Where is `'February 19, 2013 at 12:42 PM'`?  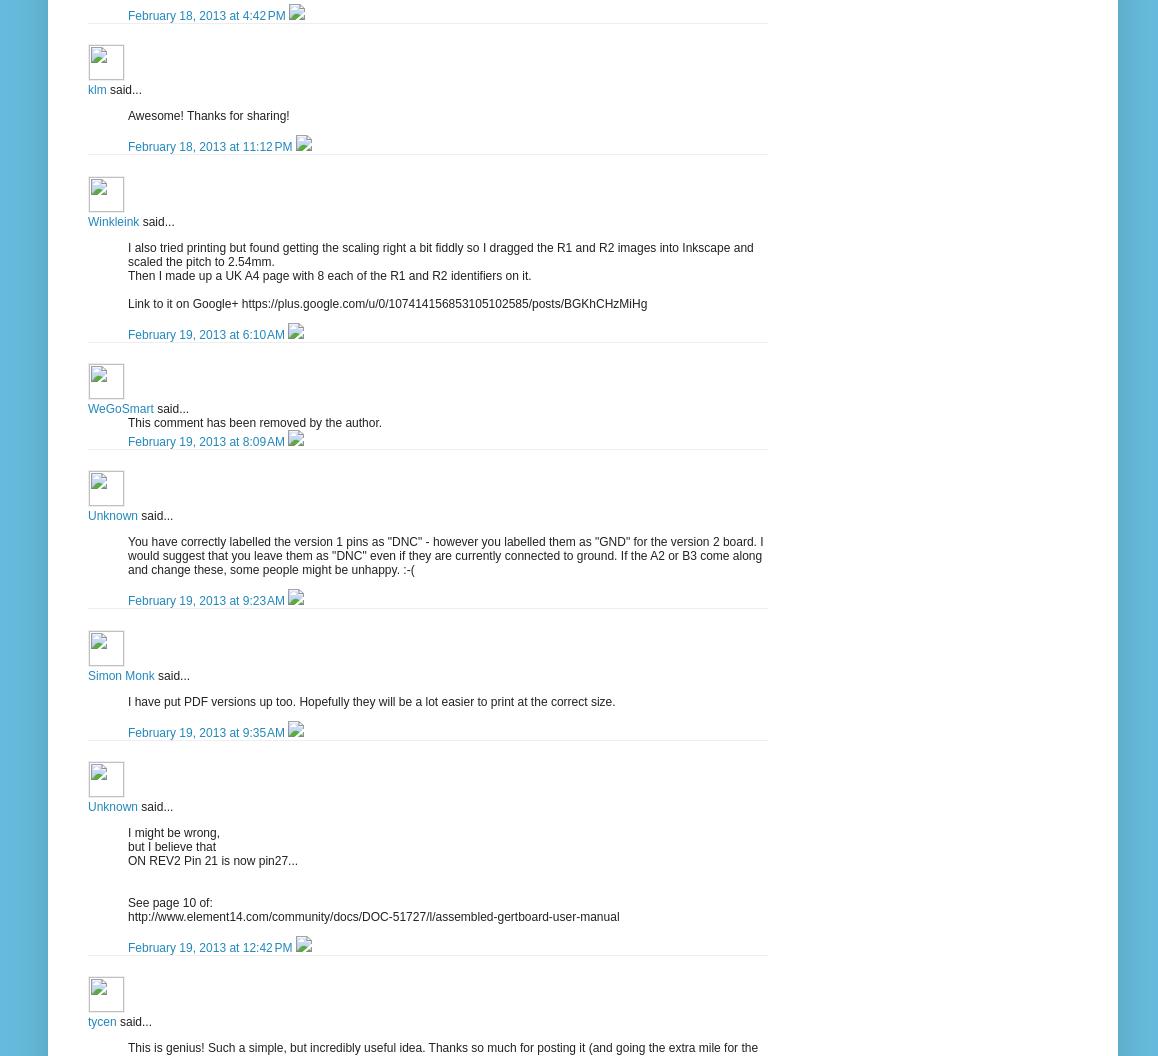
'February 19, 2013 at 12:42 PM' is located at coordinates (211, 947).